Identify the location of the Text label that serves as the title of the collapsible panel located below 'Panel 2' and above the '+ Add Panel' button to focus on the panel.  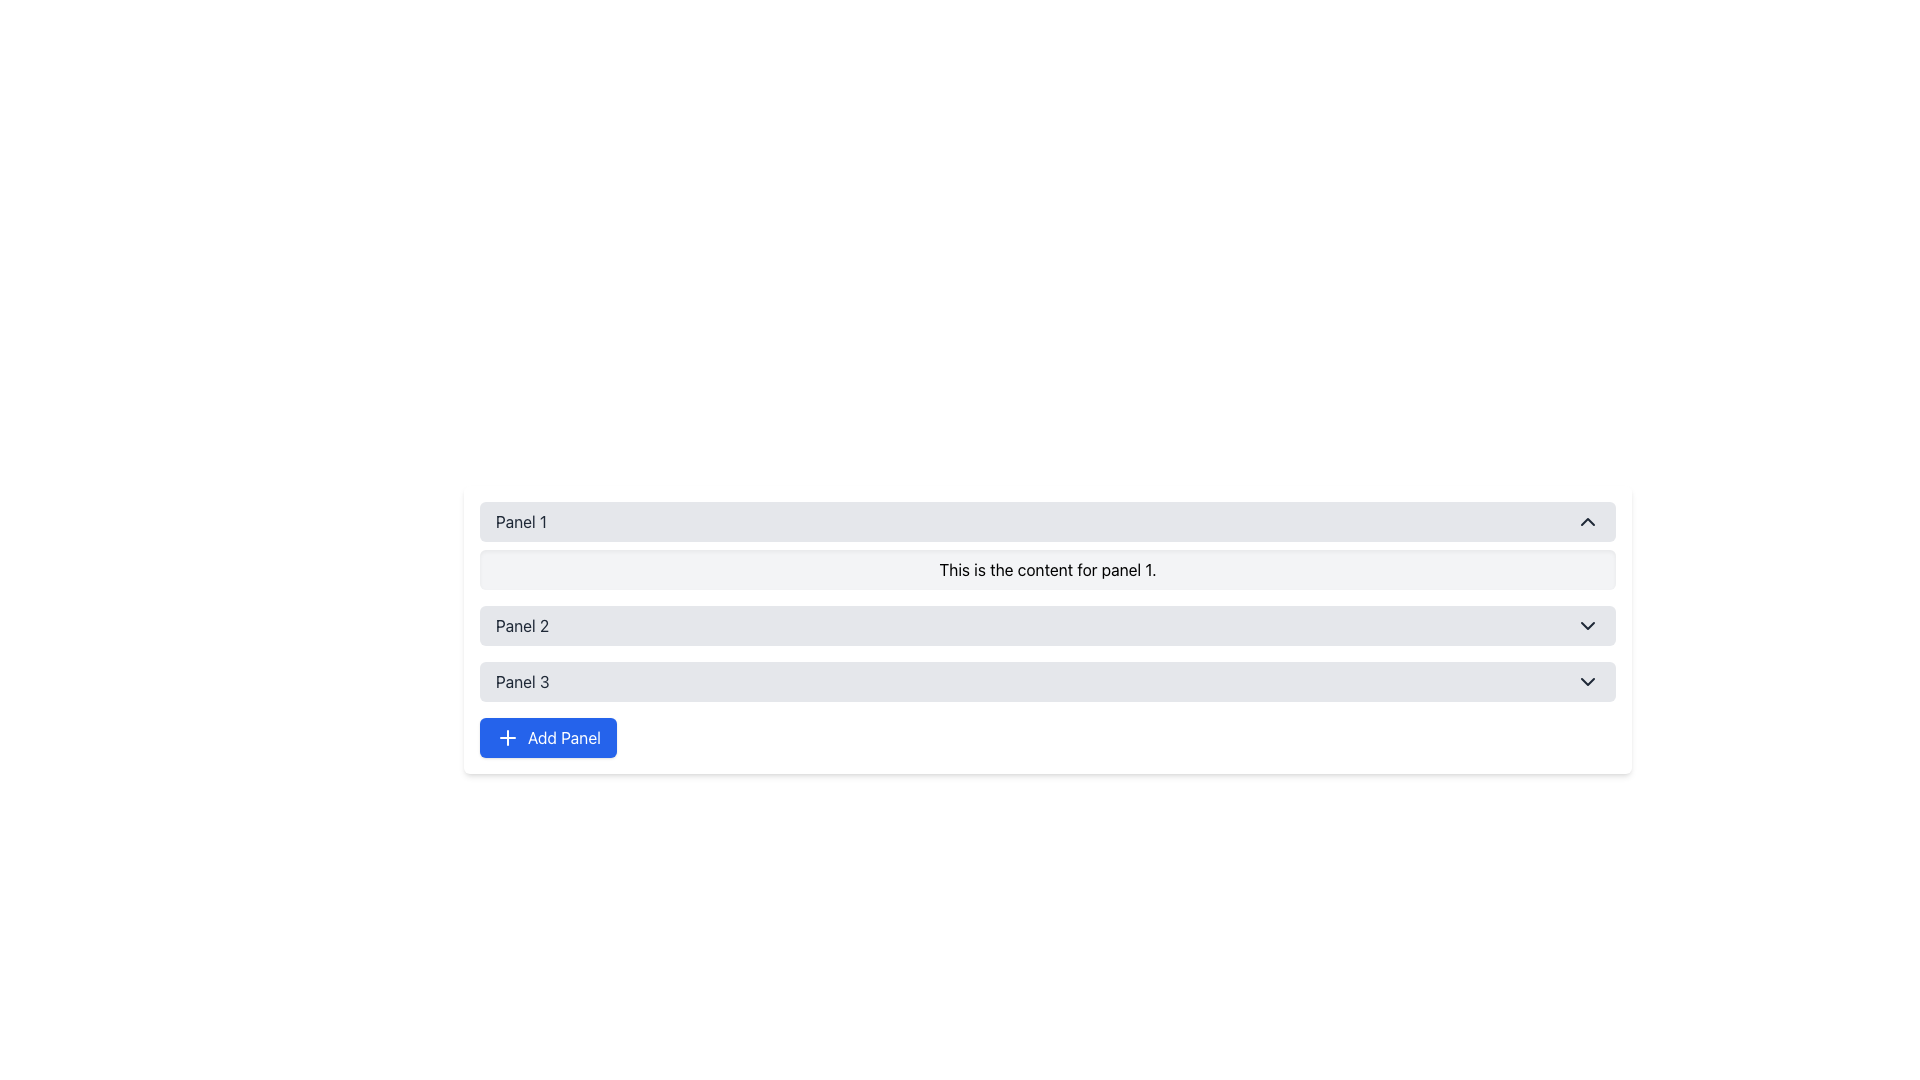
(522, 681).